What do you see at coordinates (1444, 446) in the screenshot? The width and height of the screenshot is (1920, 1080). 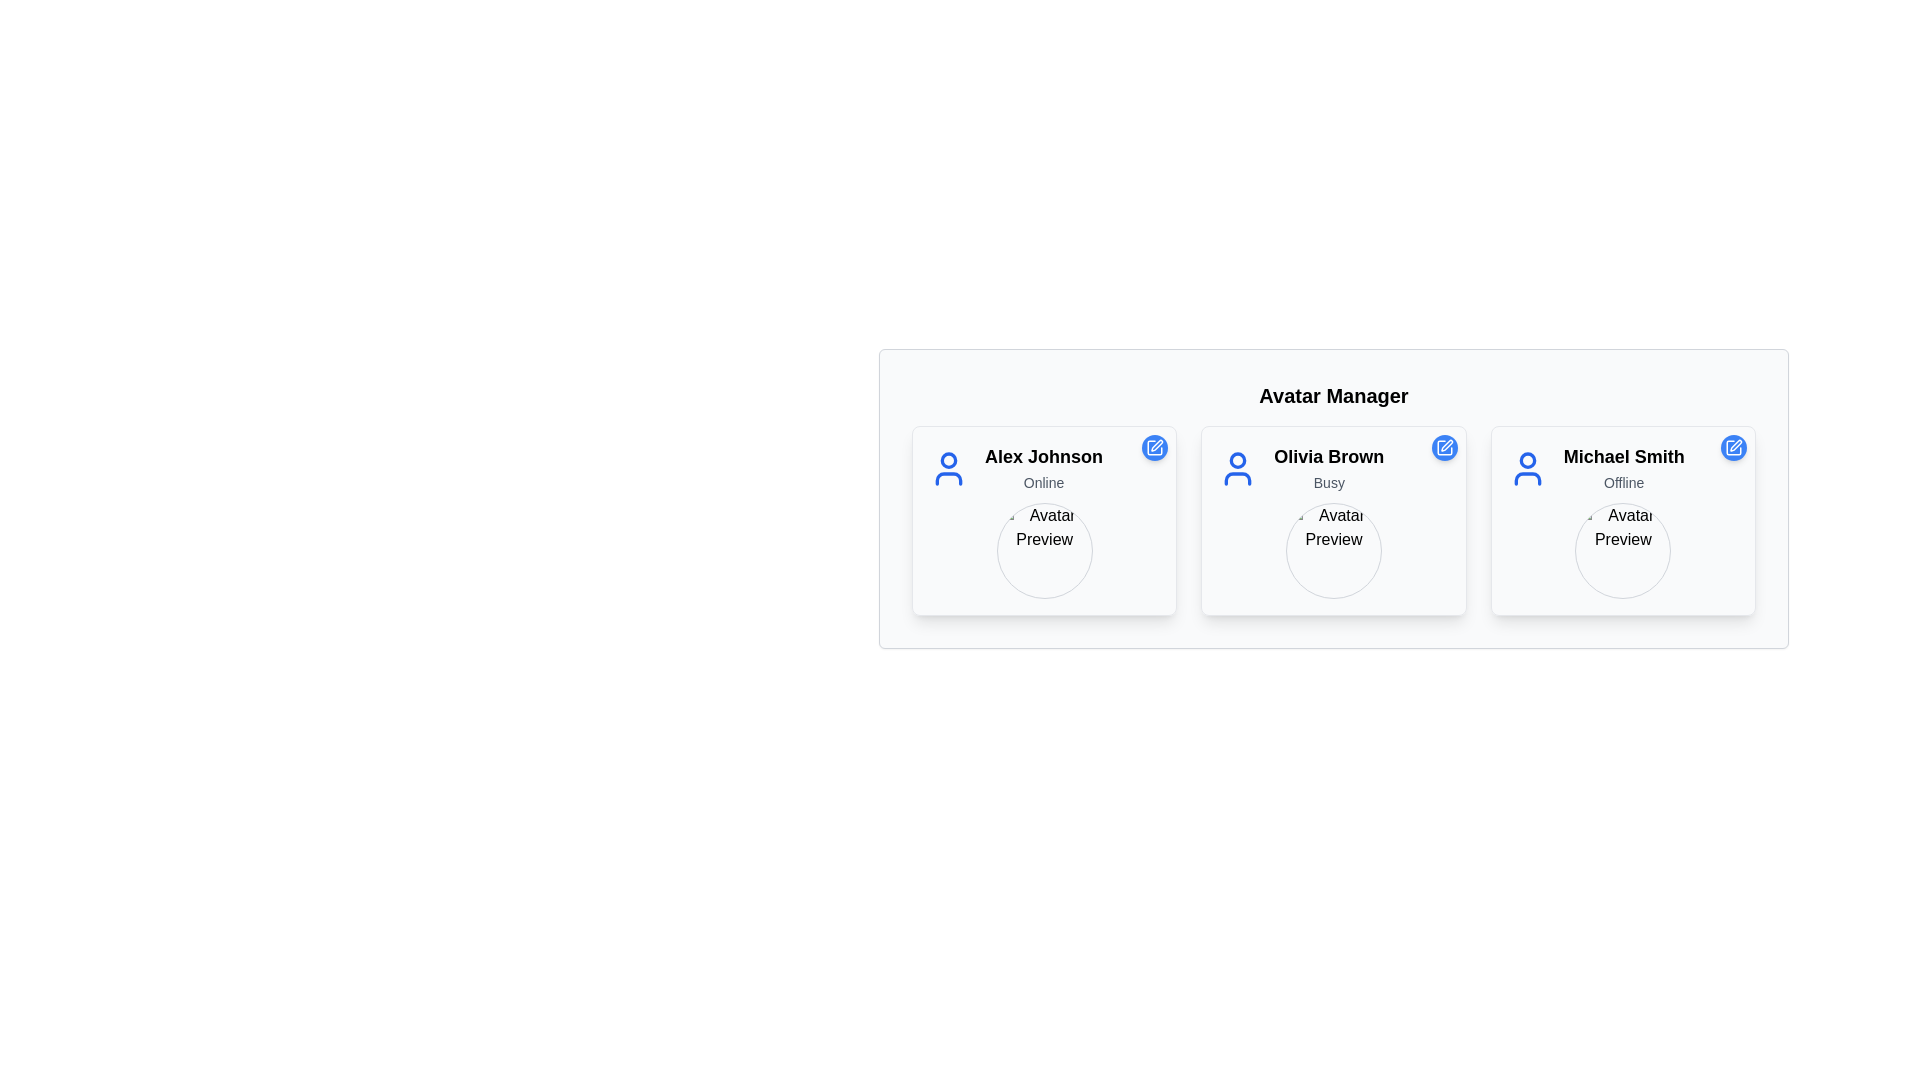 I see `the blue circular button containing the pen-square icon at the top-right corner of the Olivia Brown profile card` at bounding box center [1444, 446].